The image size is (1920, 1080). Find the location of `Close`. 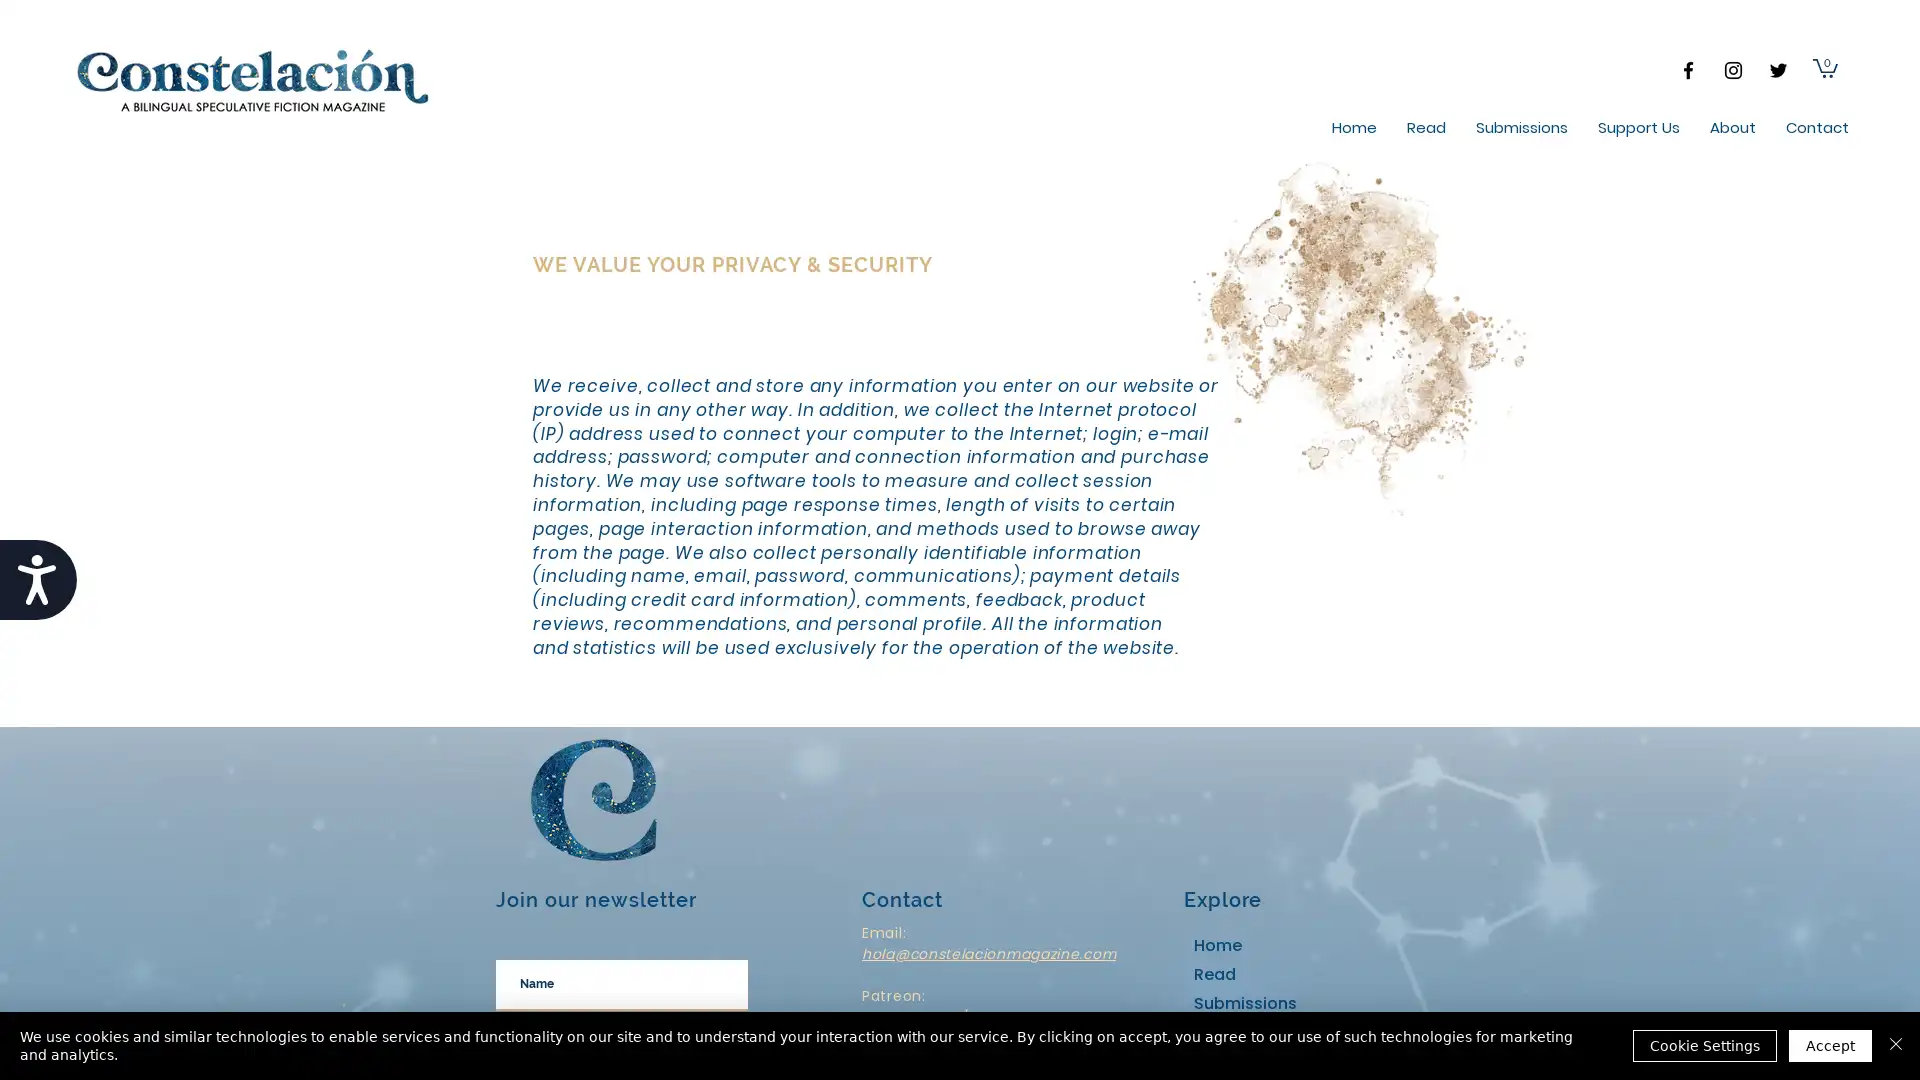

Close is located at coordinates (1895, 1044).